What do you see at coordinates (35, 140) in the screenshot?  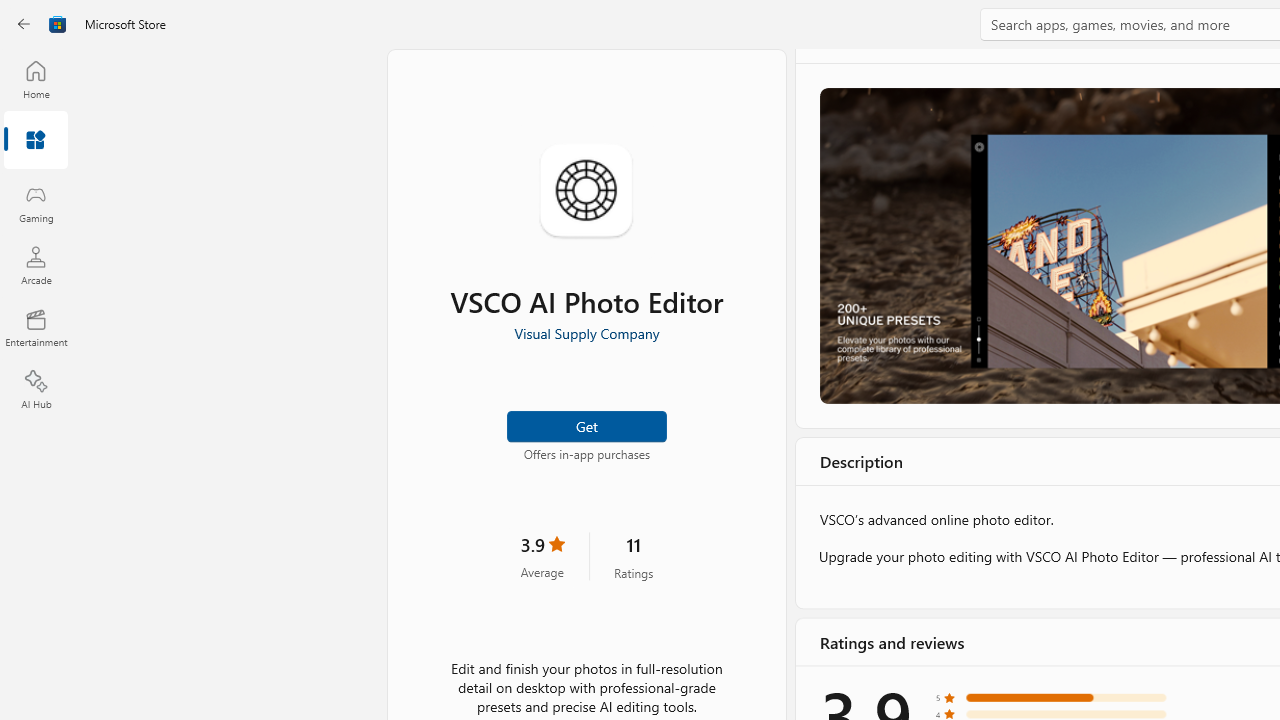 I see `'Apps'` at bounding box center [35, 140].